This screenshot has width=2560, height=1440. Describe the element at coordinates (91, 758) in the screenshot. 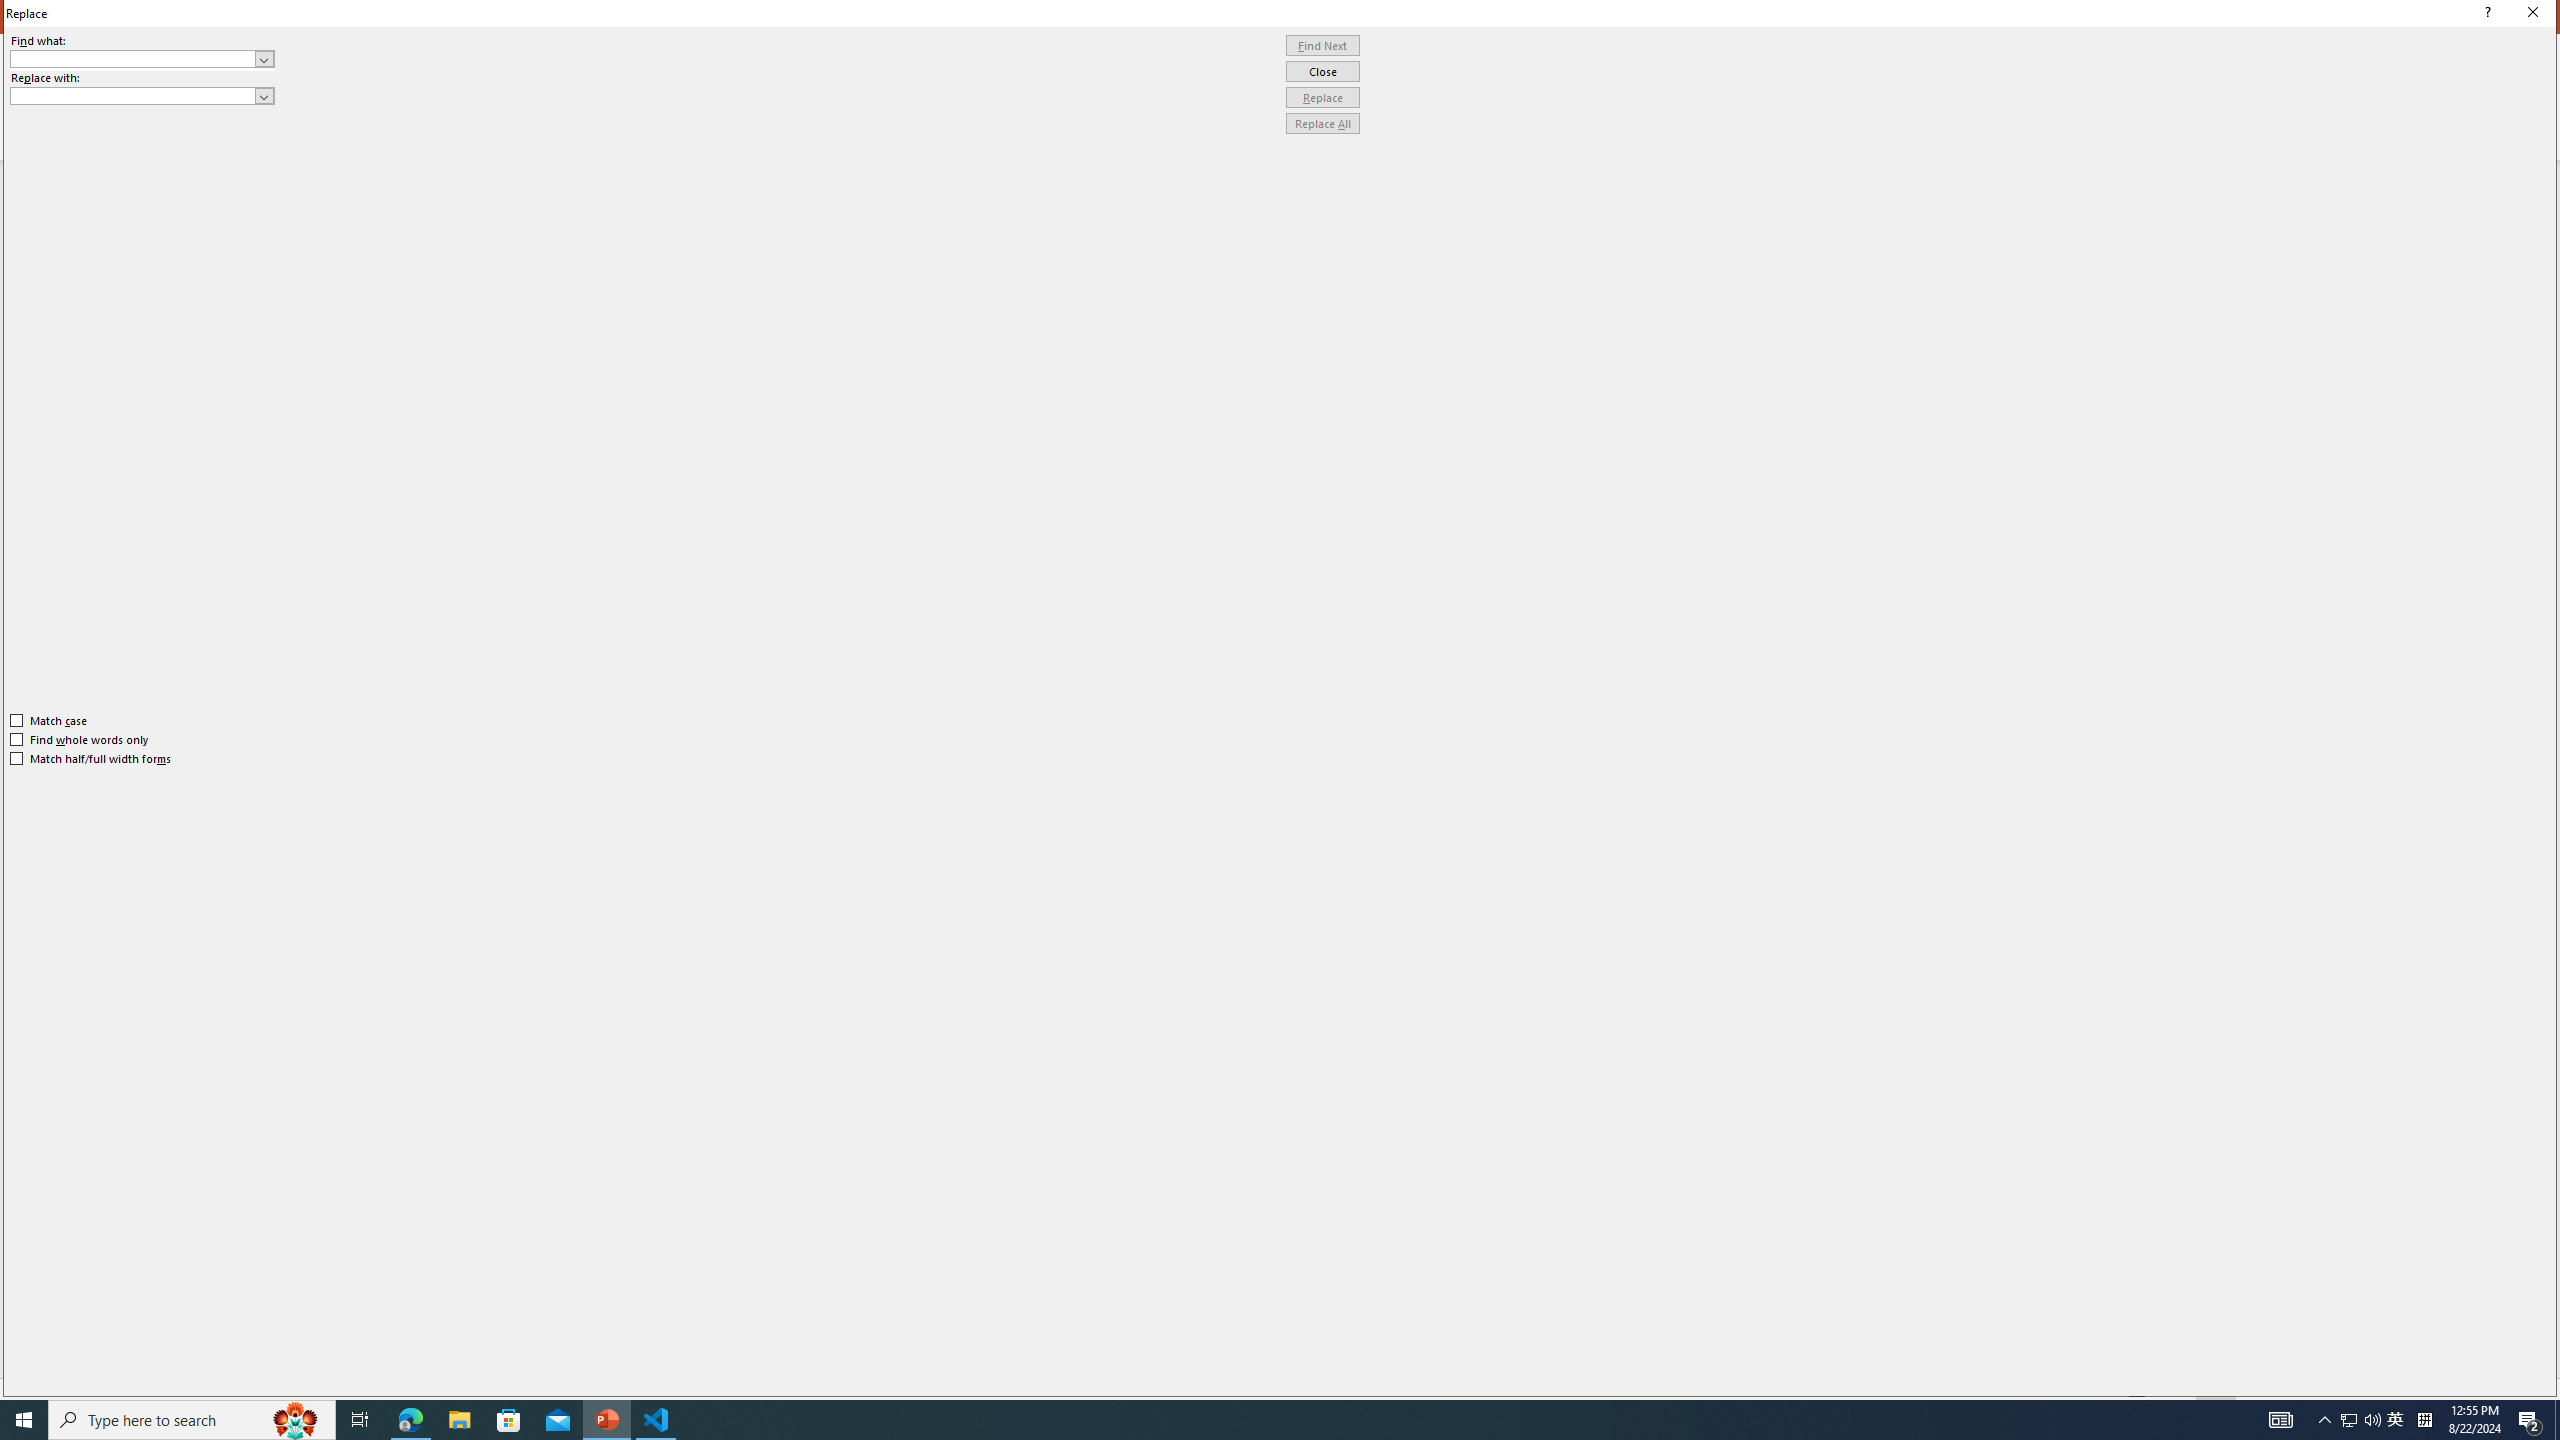

I see `'Match half/full width forms'` at that location.